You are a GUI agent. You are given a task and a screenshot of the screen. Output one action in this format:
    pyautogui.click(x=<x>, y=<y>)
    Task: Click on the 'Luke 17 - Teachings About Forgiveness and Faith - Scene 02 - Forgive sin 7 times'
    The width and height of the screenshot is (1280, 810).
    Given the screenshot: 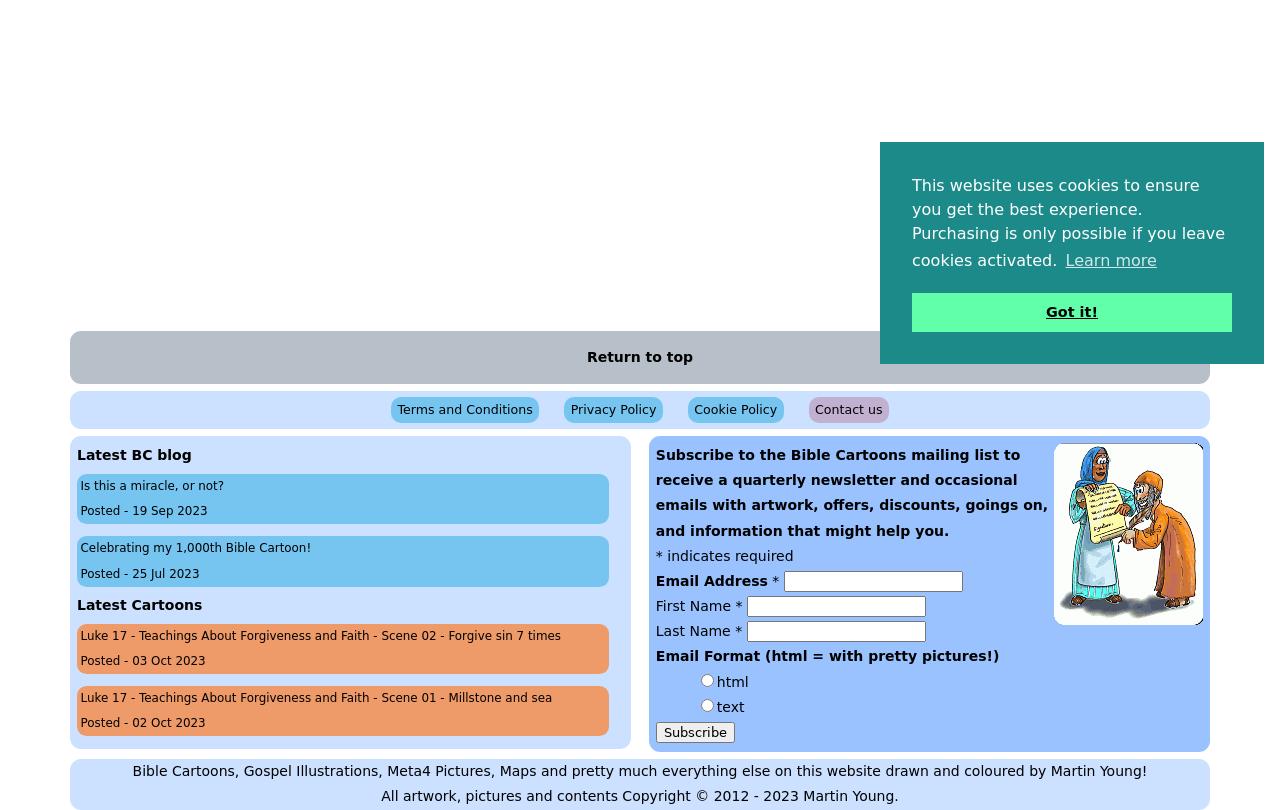 What is the action you would take?
    pyautogui.click(x=320, y=634)
    